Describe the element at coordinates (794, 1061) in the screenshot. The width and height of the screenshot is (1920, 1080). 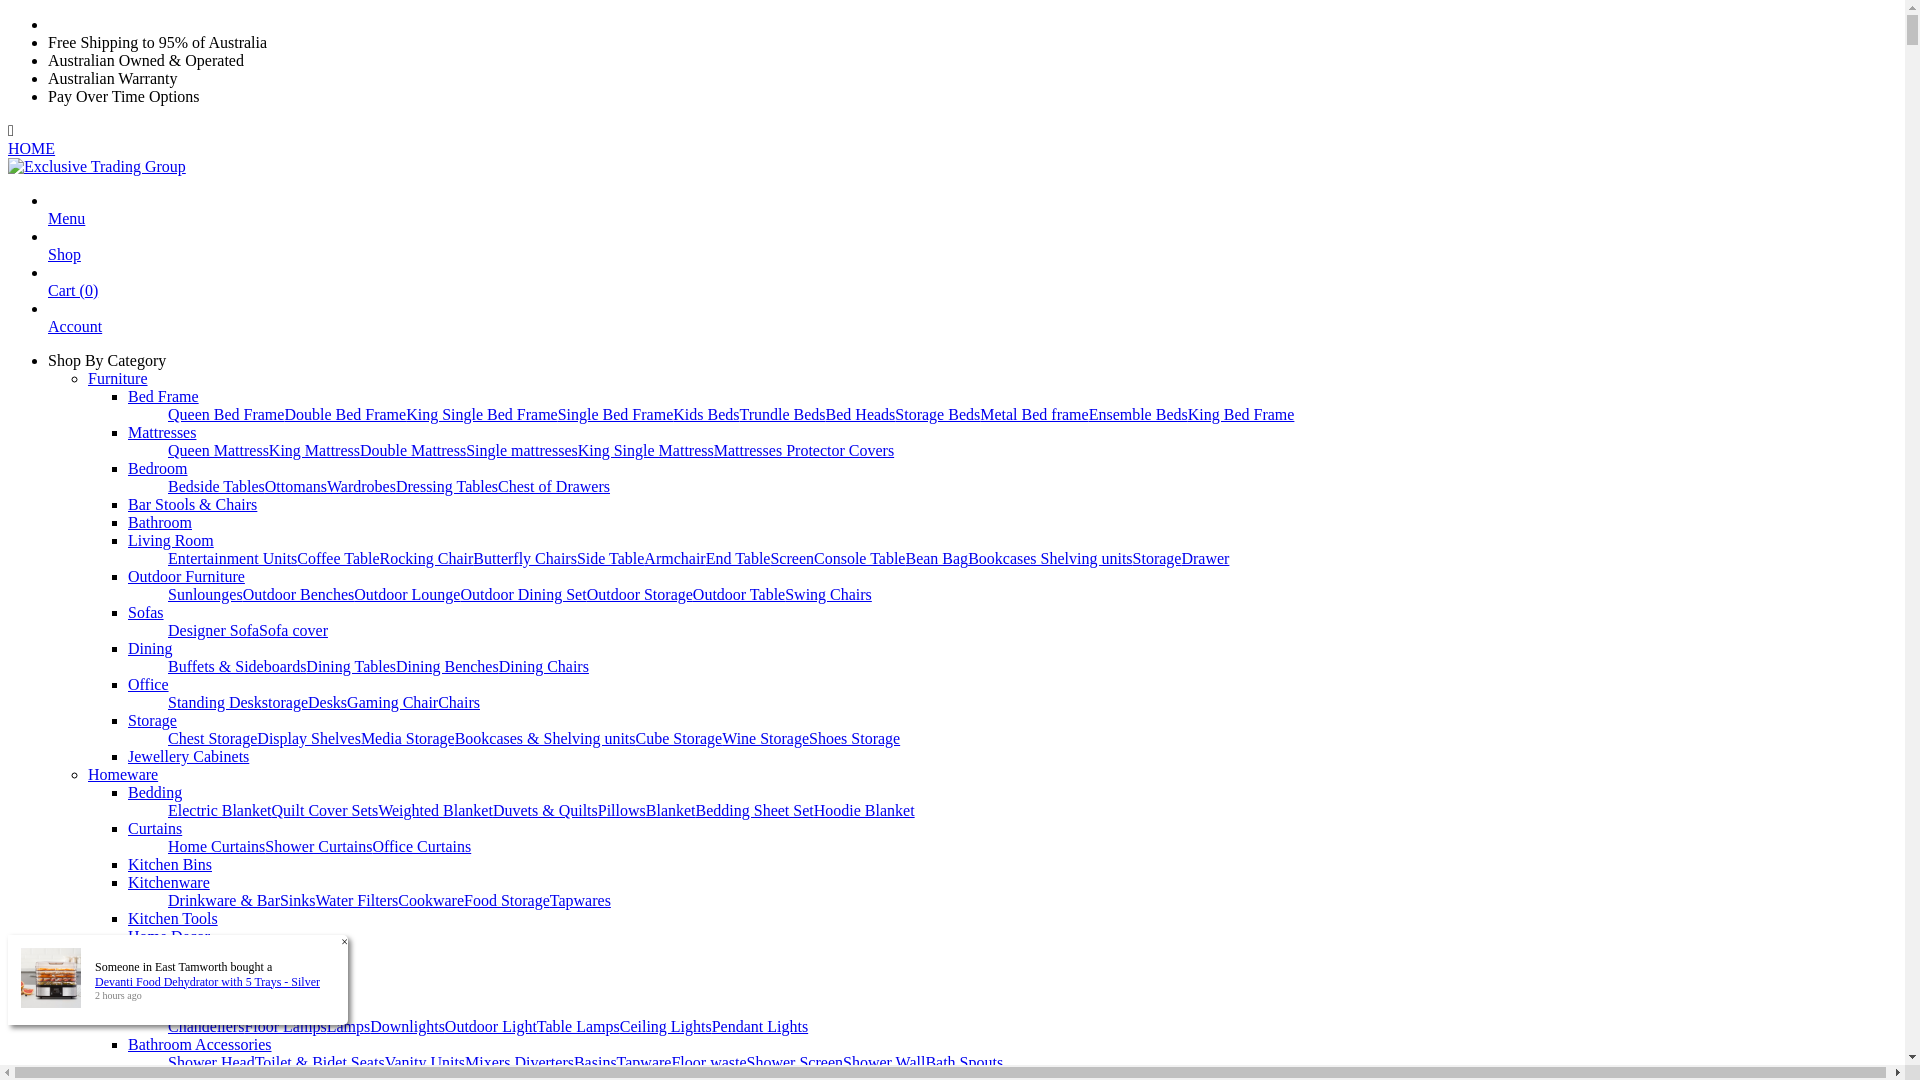
I see `'Shower Screen'` at that location.